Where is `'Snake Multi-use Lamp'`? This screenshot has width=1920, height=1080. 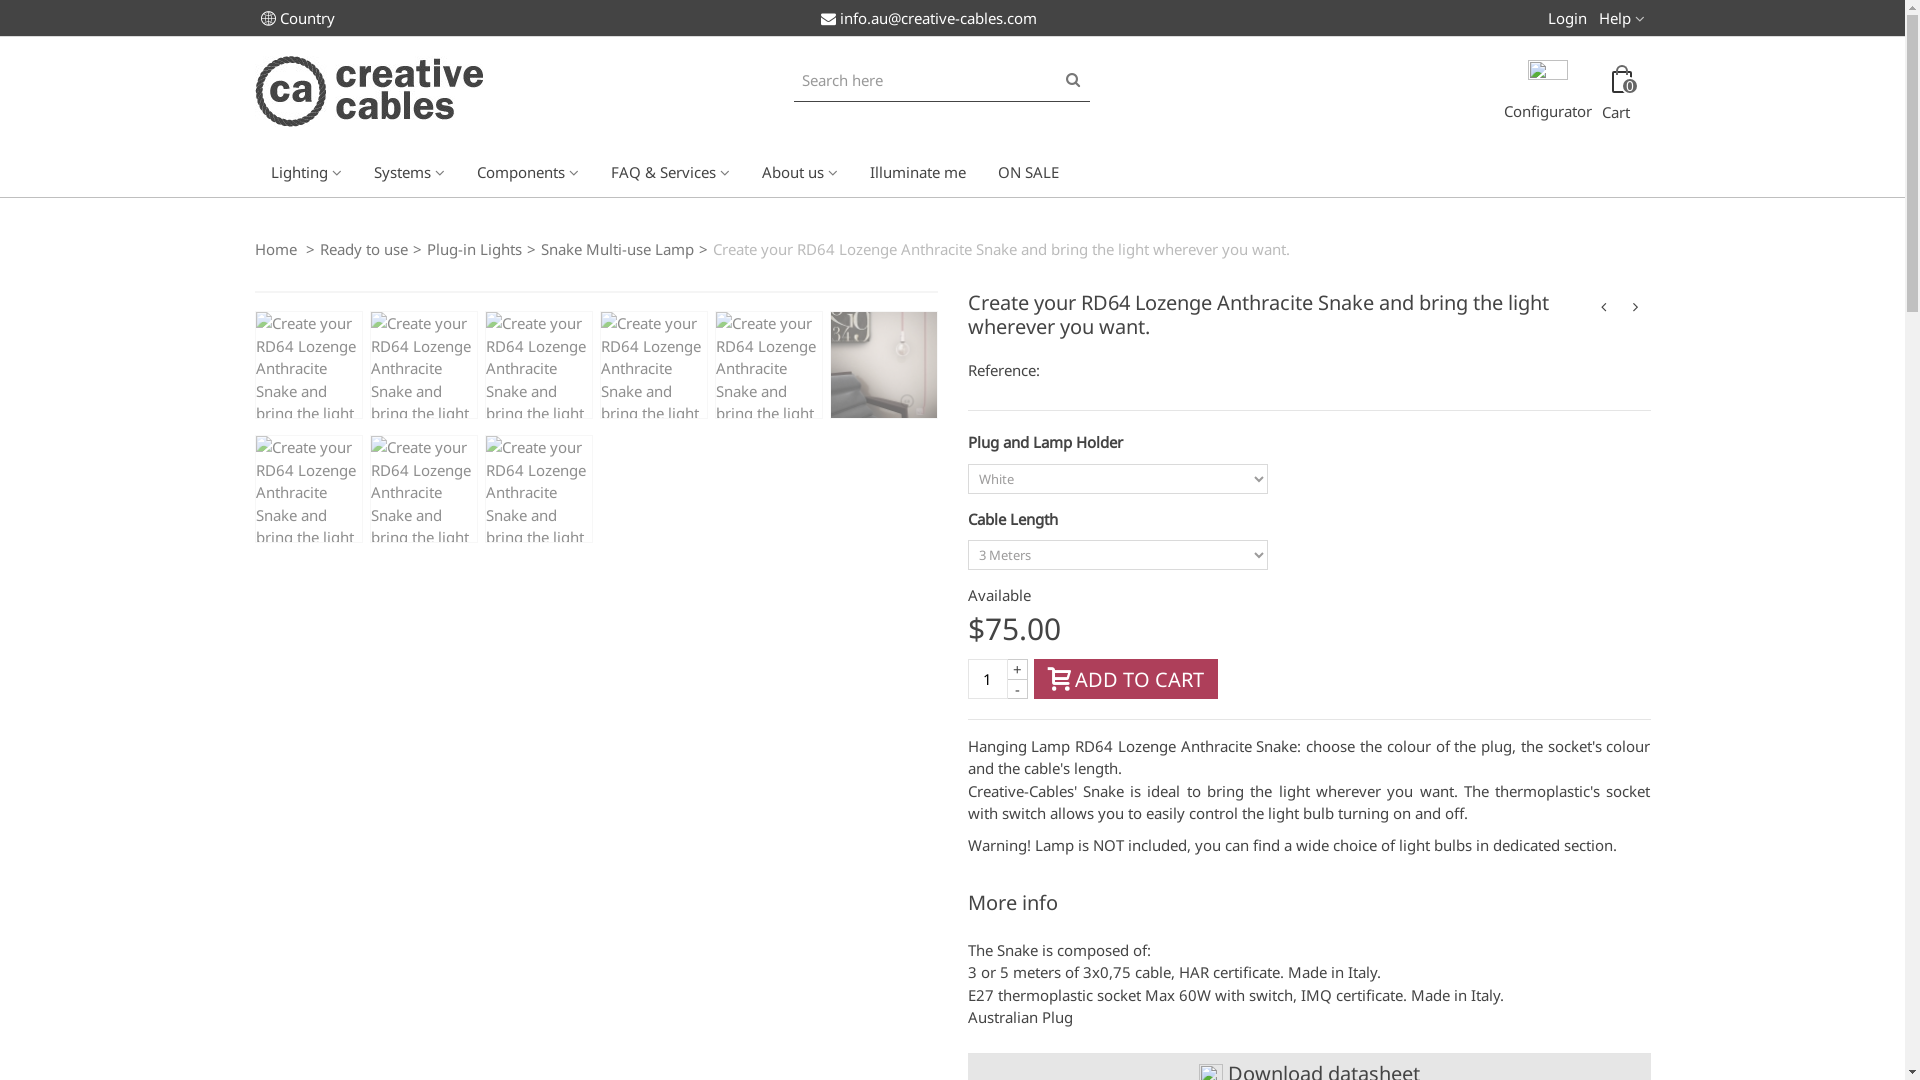 'Snake Multi-use Lamp' is located at coordinates (615, 246).